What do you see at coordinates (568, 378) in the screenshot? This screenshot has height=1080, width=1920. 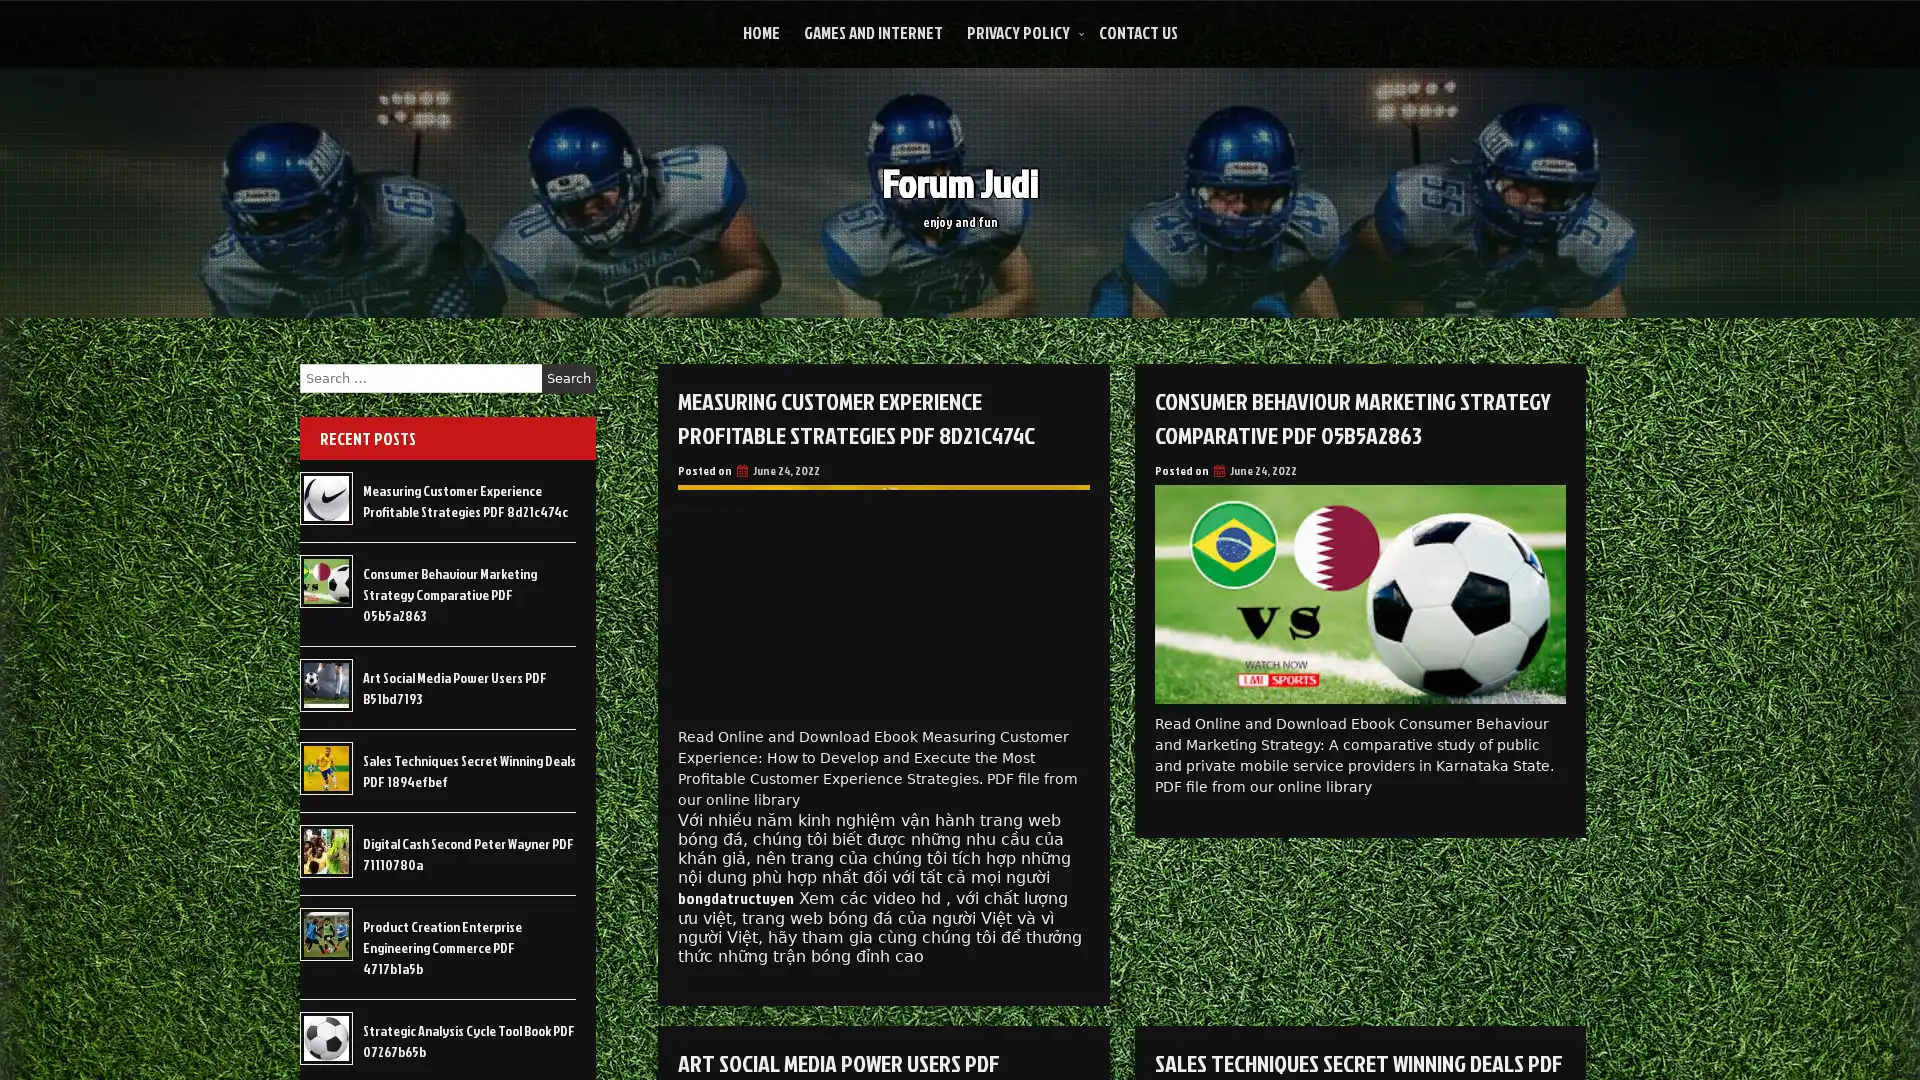 I see `Search` at bounding box center [568, 378].